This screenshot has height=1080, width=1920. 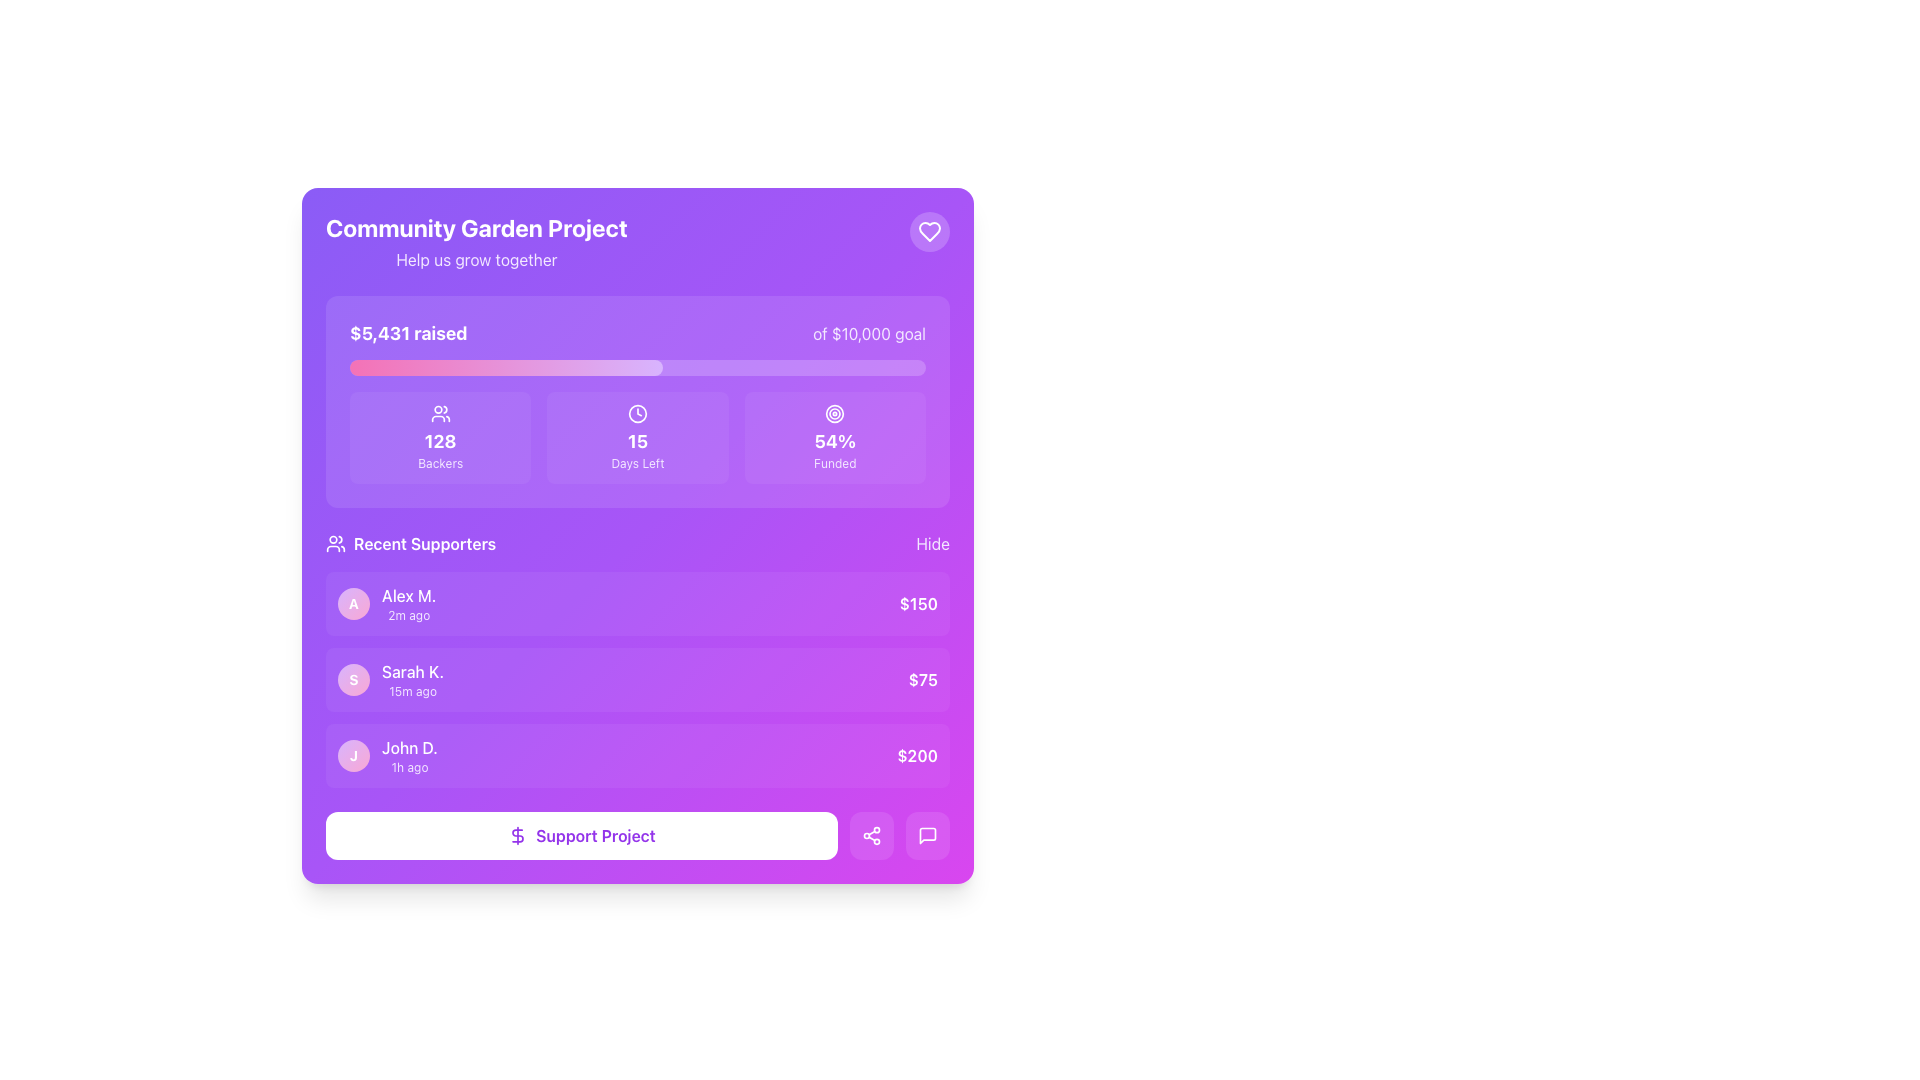 I want to click on the subtext element providing a motivational message related to the 'Community Garden Project', located directly below the main title within the top section of the interface, so click(x=475, y=258).